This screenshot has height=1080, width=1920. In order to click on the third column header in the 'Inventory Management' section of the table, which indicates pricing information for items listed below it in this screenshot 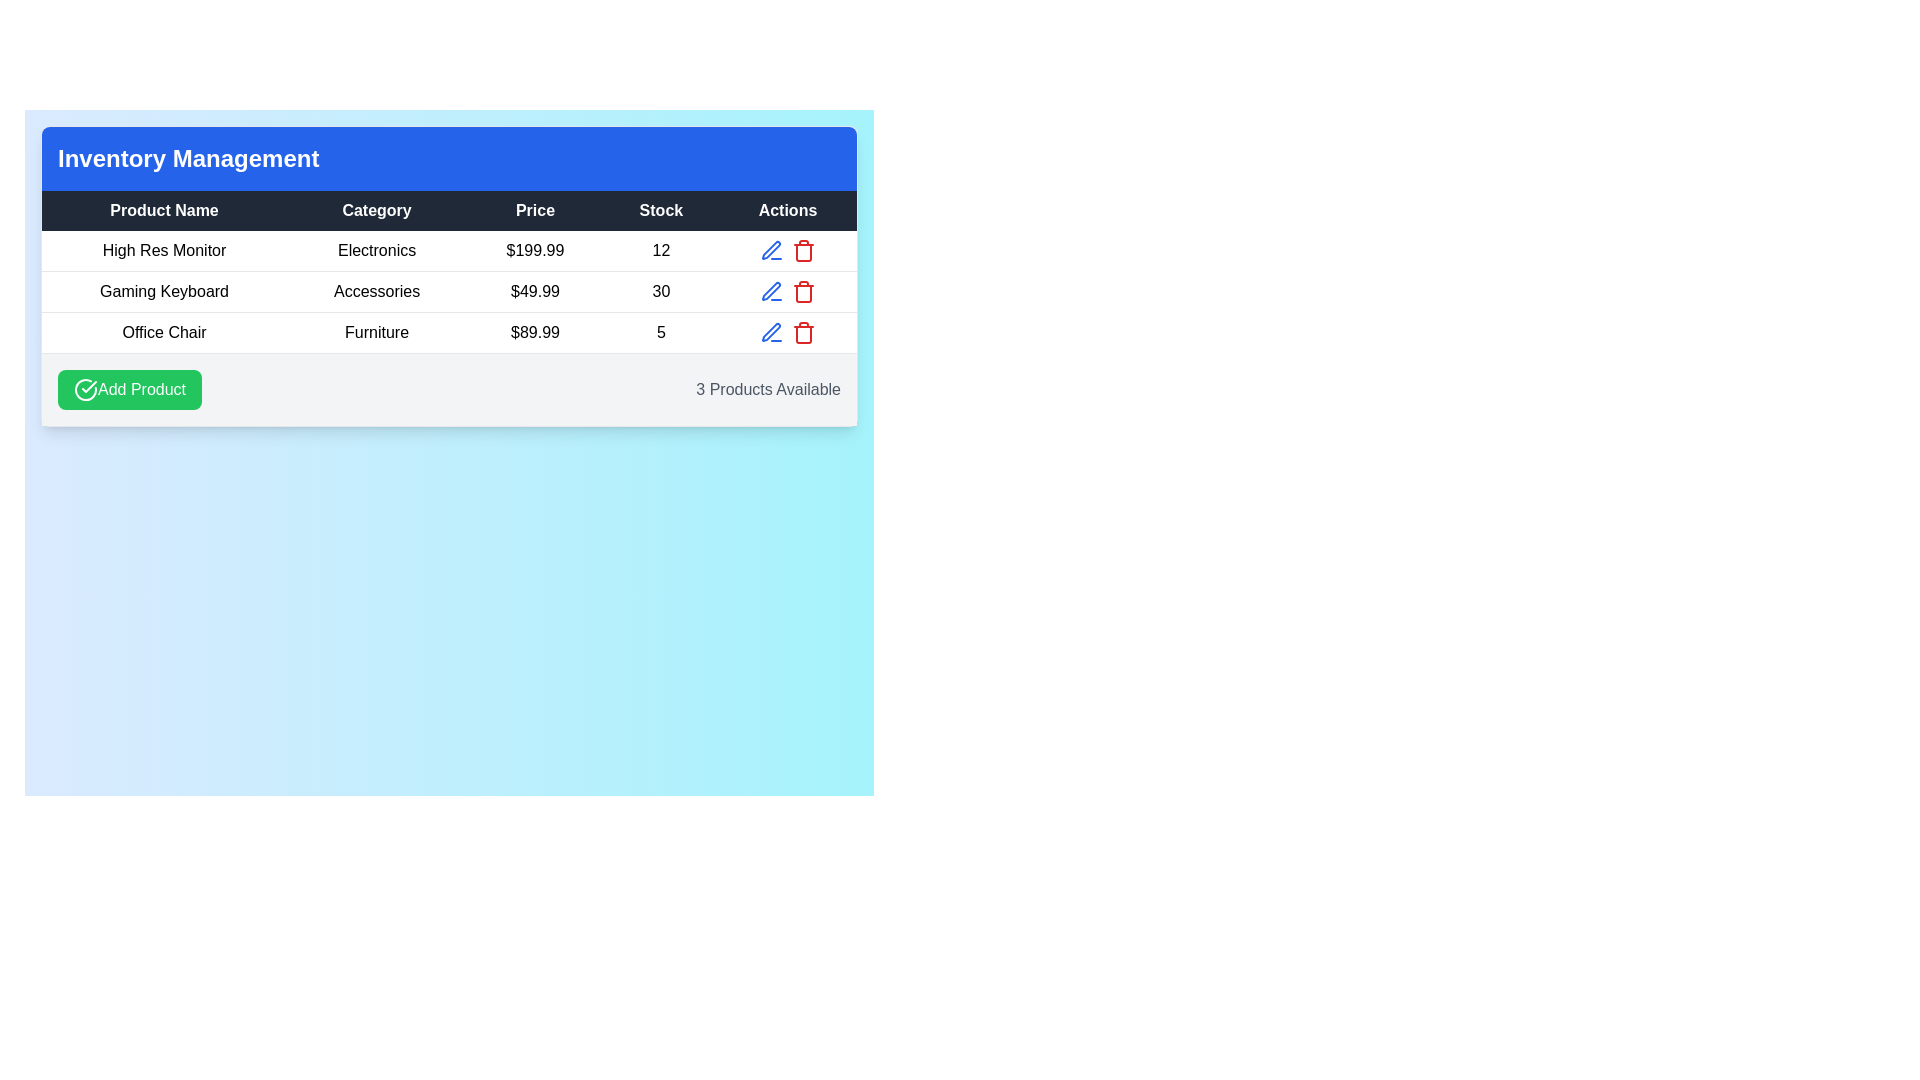, I will do `click(535, 211)`.